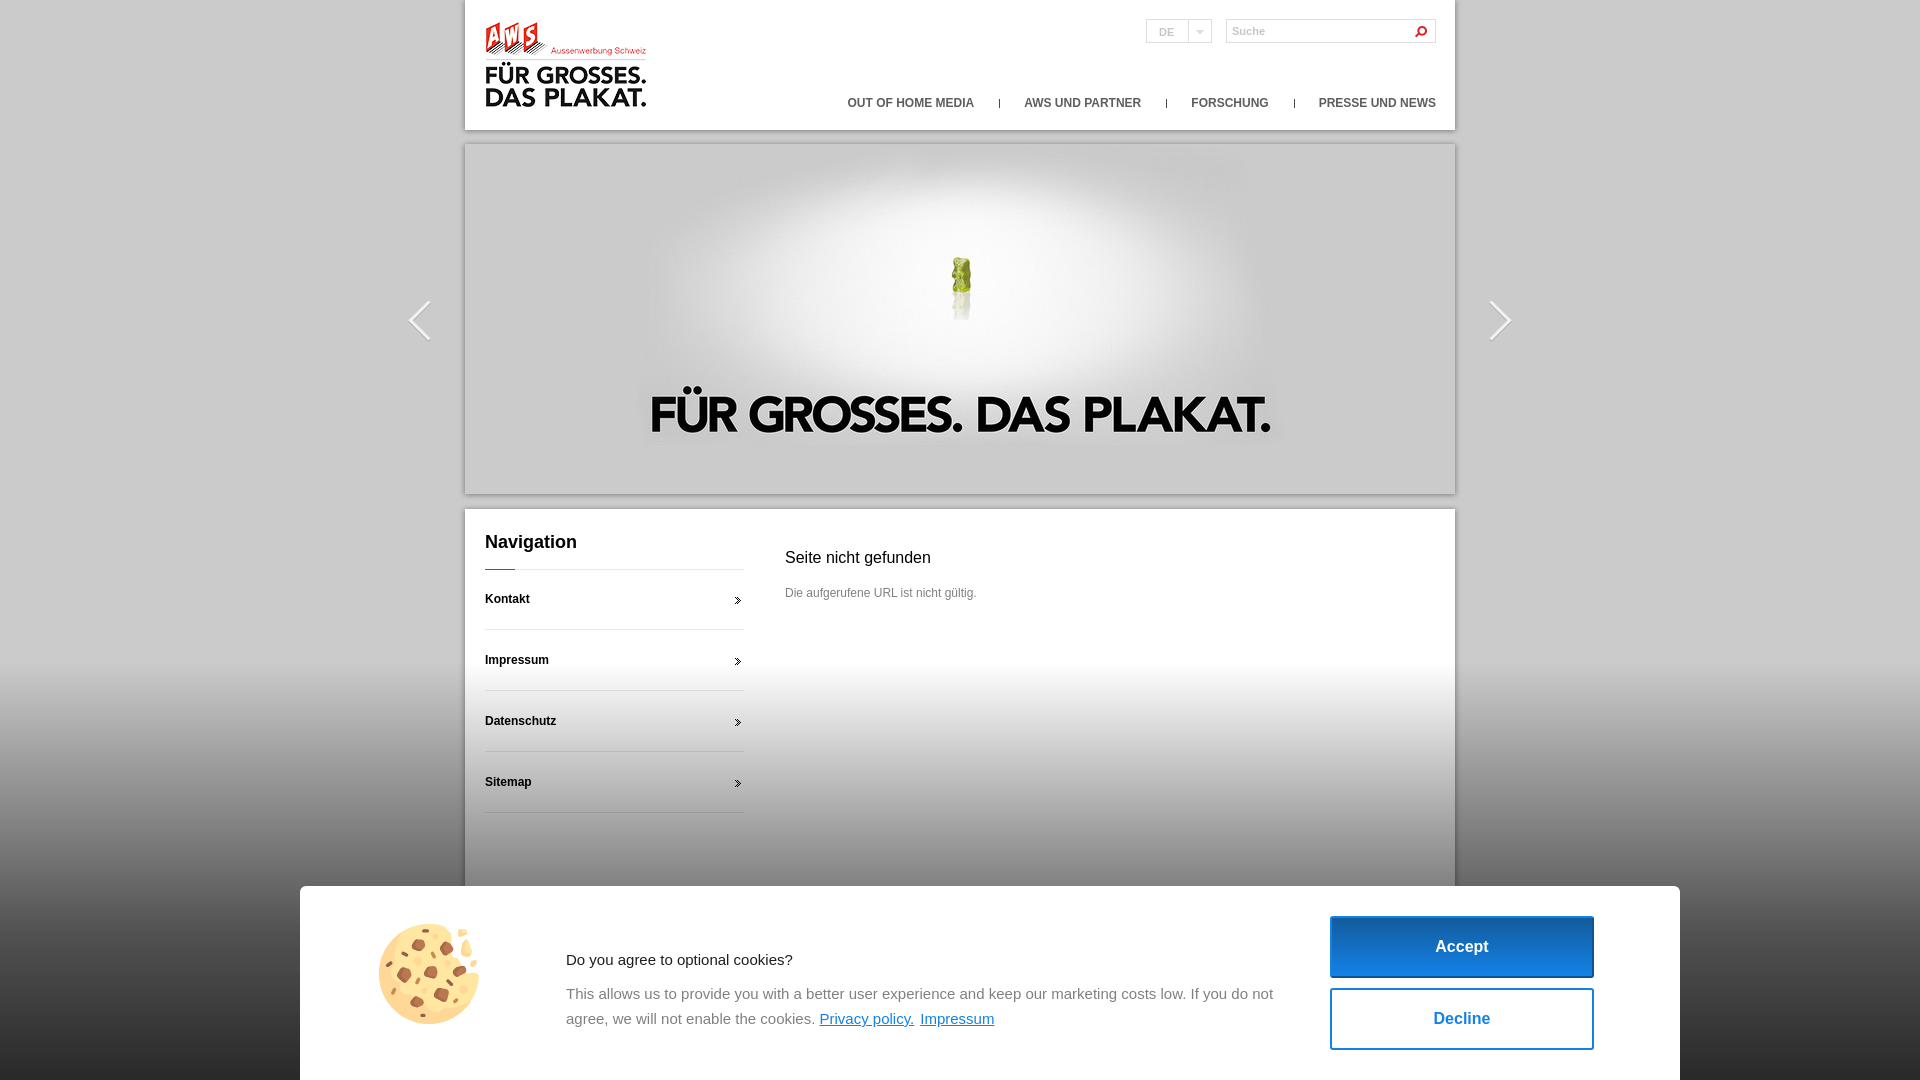 The height and width of the screenshot is (1080, 1920). I want to click on 'Aussenwerbung Schweiz fur grosses das plakat', so click(566, 64).